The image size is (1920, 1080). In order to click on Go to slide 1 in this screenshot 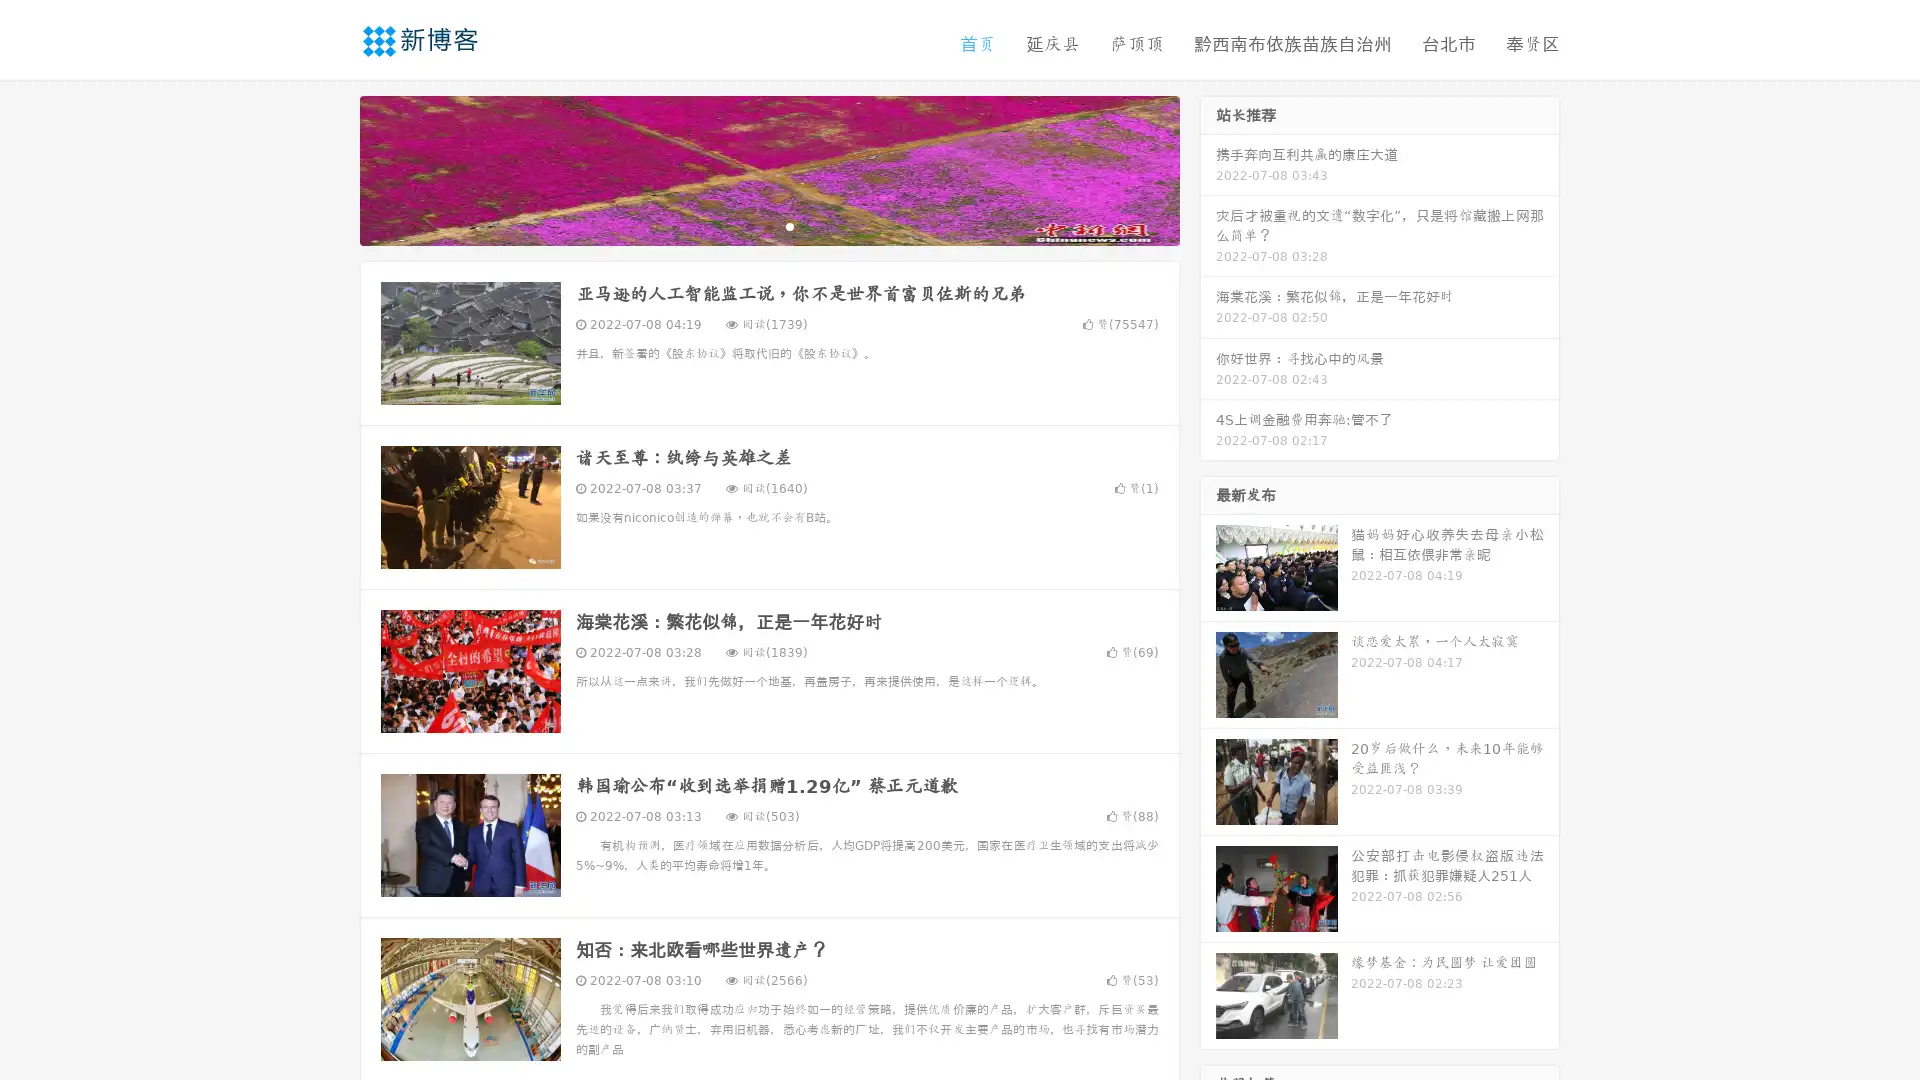, I will do `click(748, 225)`.